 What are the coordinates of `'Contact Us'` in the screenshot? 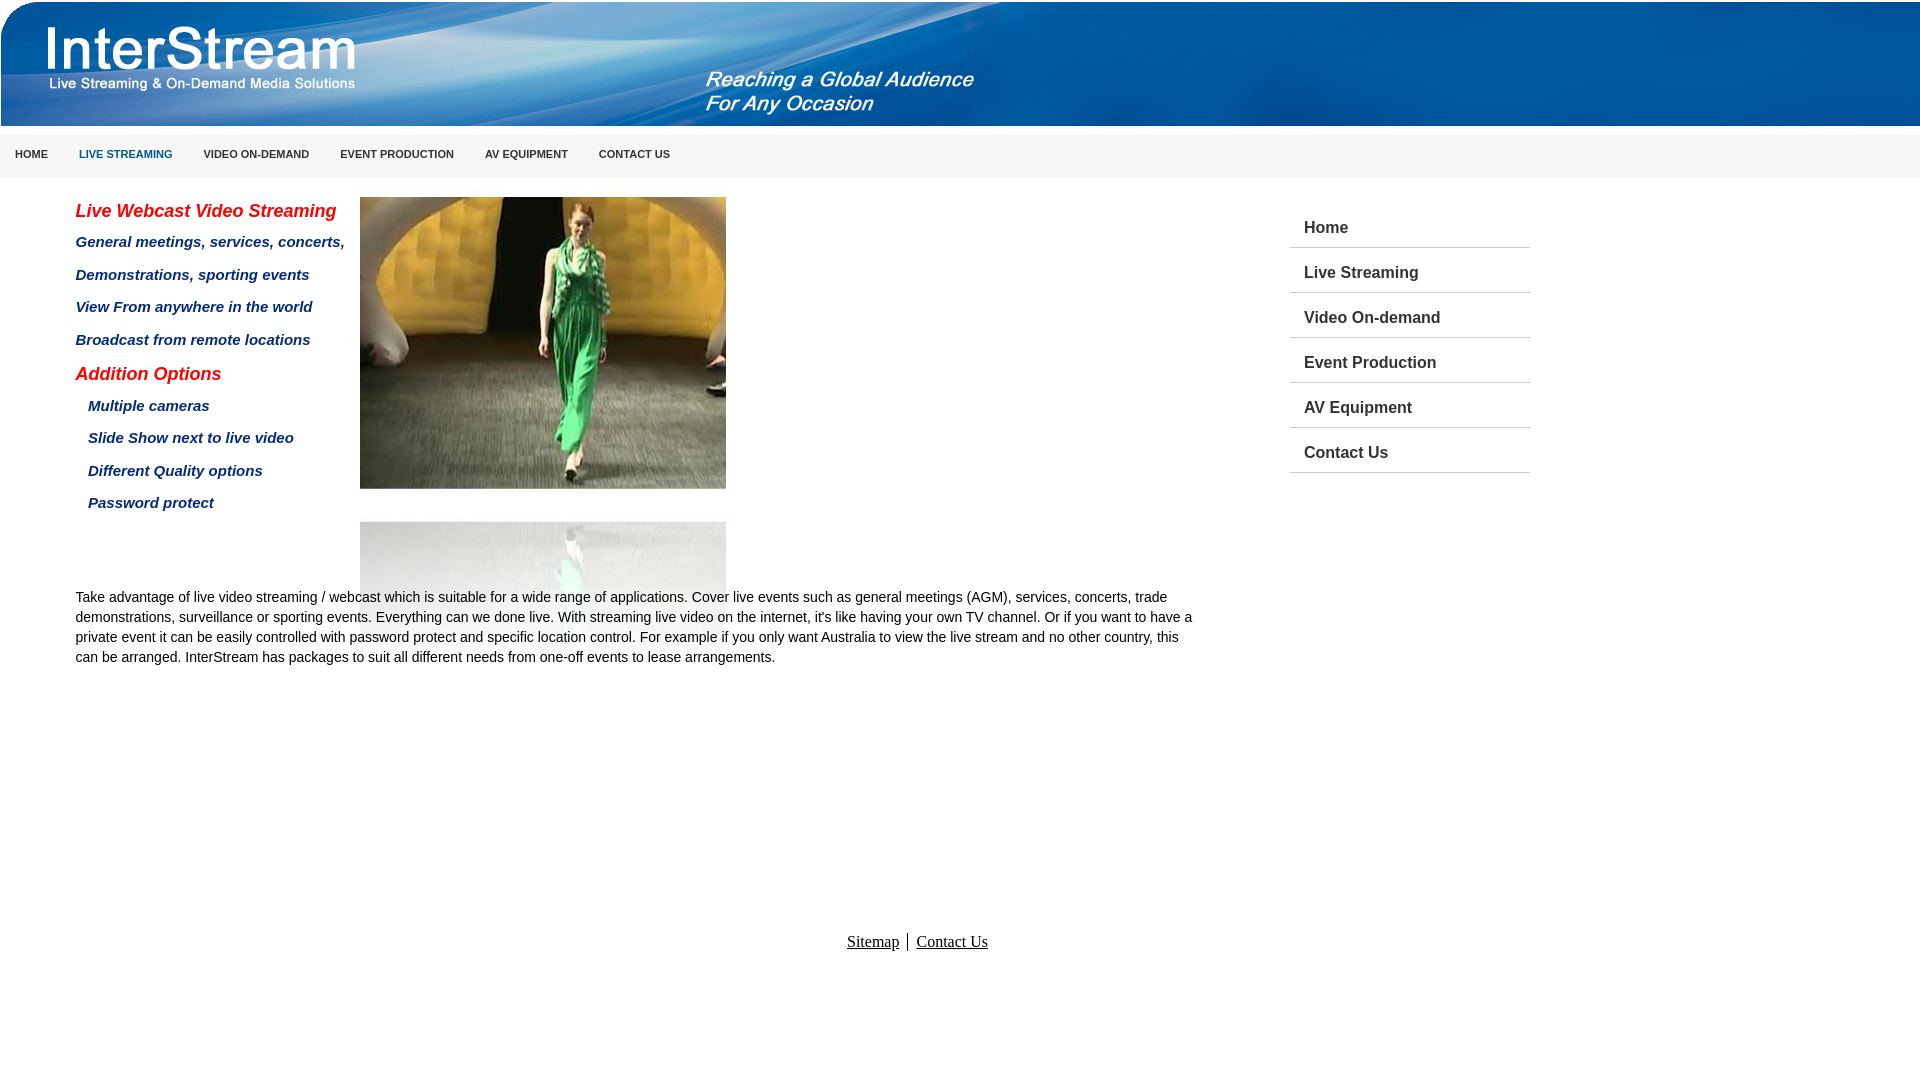 It's located at (950, 941).